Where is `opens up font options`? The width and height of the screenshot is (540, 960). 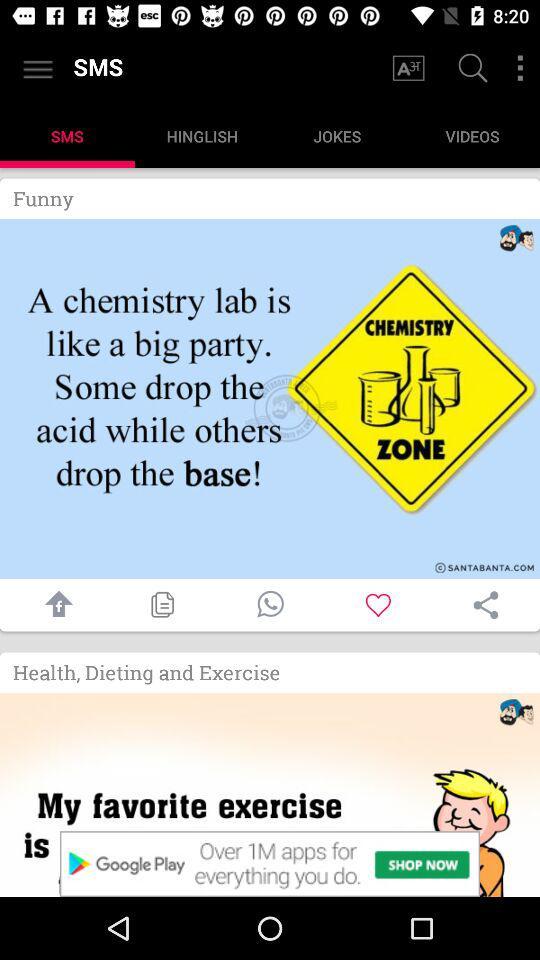 opens up font options is located at coordinates (407, 68).